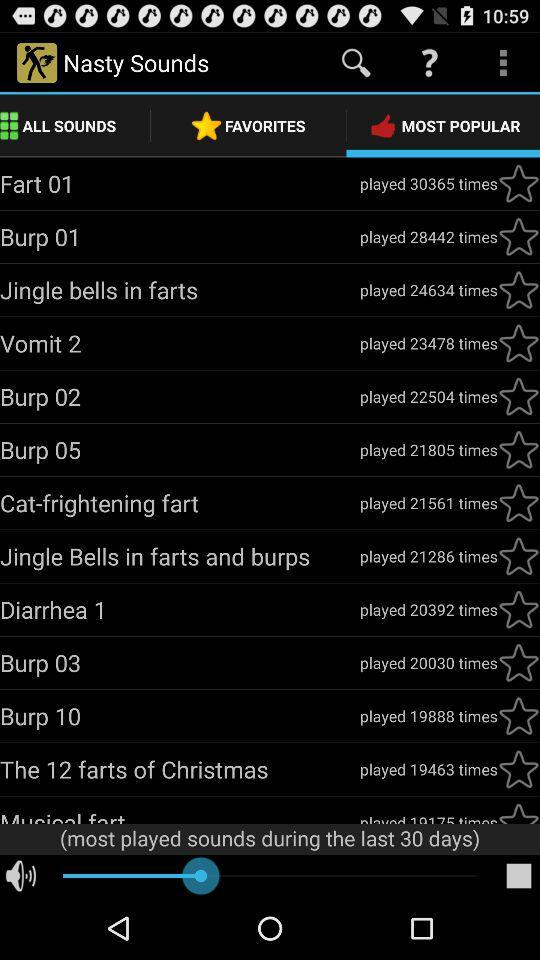  Describe the element at coordinates (518, 662) in the screenshot. I see `click a favorite` at that location.